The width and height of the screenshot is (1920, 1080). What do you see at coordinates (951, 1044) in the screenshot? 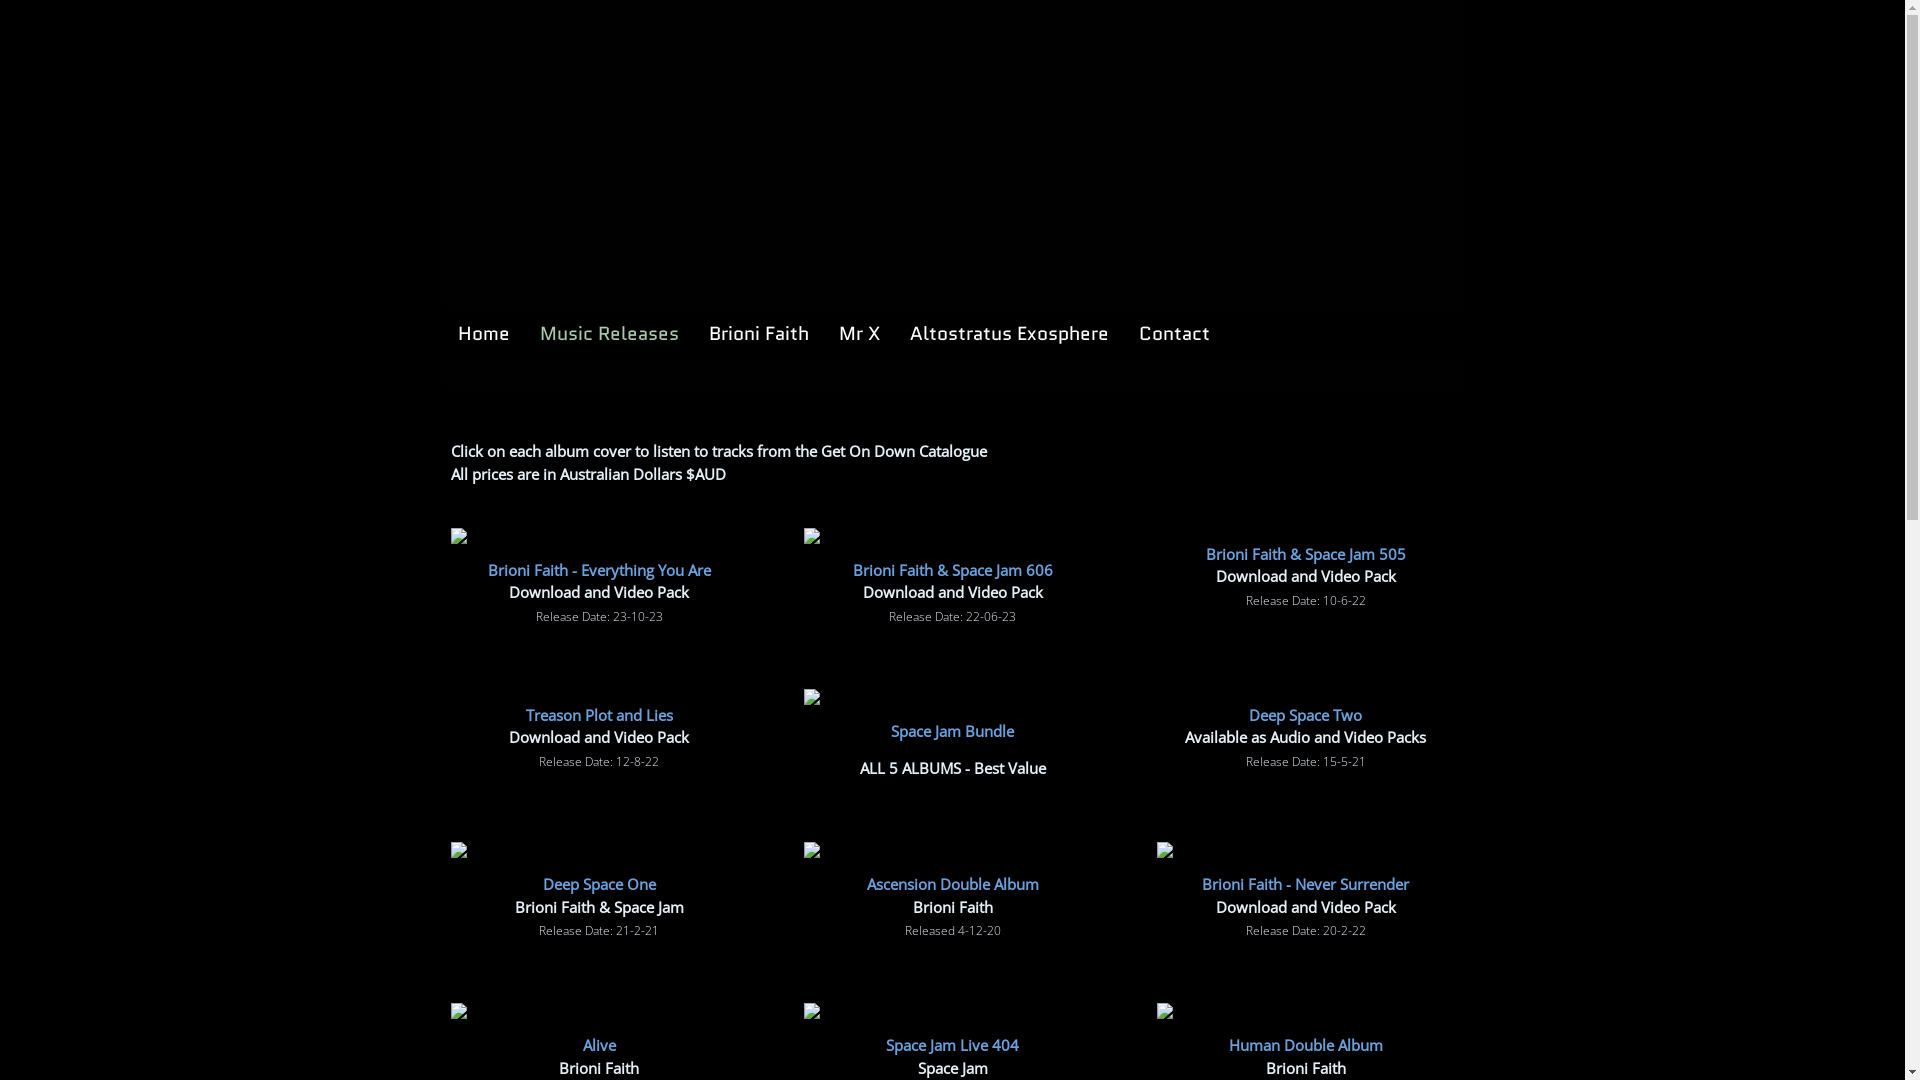
I see `'Space Jam Live 404'` at bounding box center [951, 1044].